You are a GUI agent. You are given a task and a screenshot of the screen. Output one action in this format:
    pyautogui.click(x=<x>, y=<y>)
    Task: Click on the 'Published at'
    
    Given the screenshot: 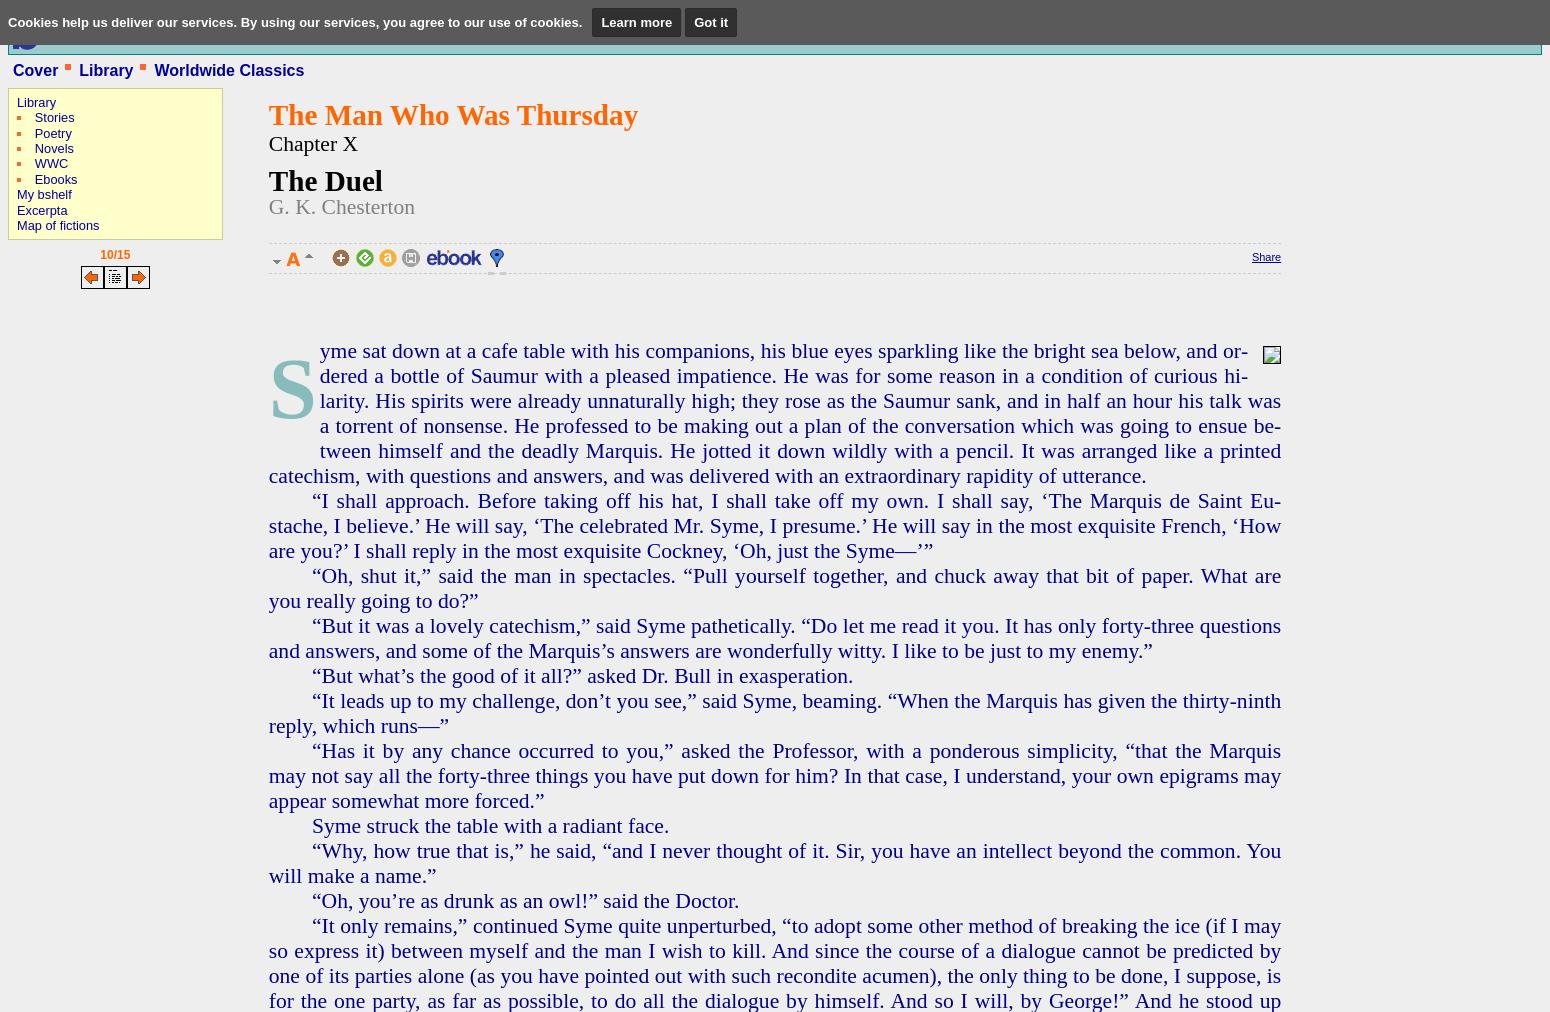 What is the action you would take?
    pyautogui.click(x=54, y=22)
    